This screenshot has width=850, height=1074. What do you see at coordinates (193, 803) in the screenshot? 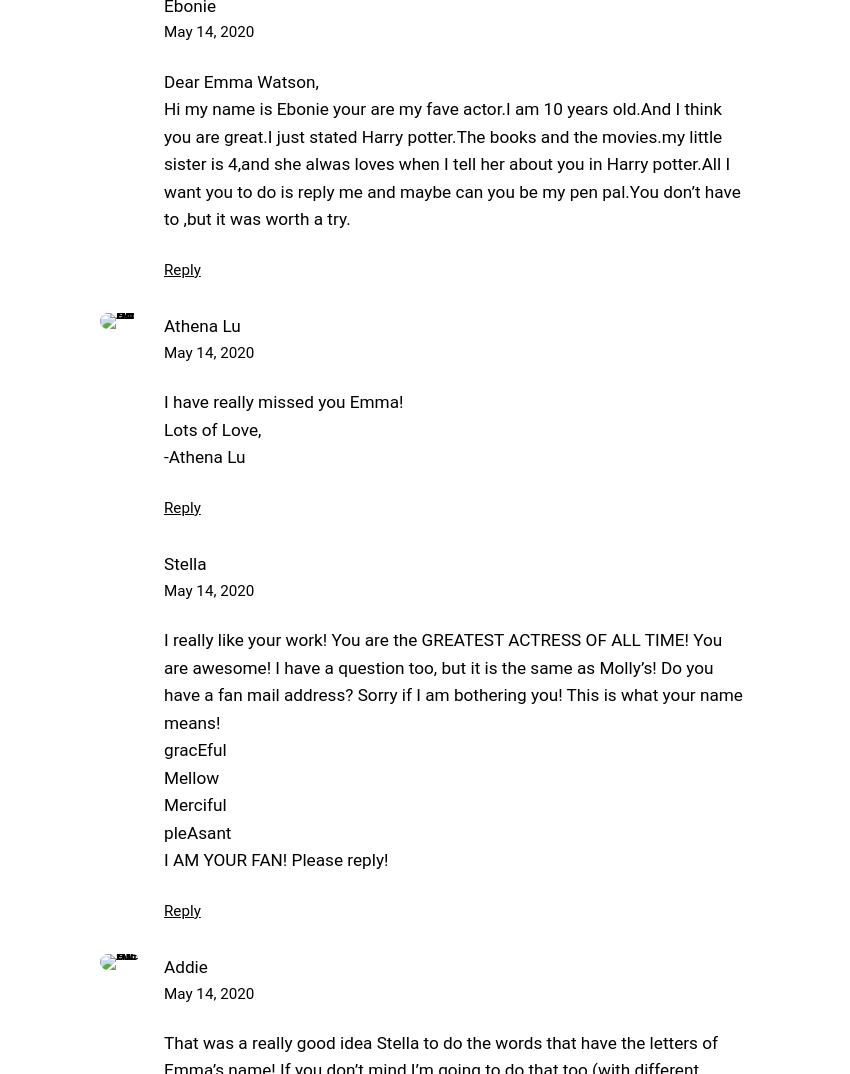
I see `'Merciful'` at bounding box center [193, 803].